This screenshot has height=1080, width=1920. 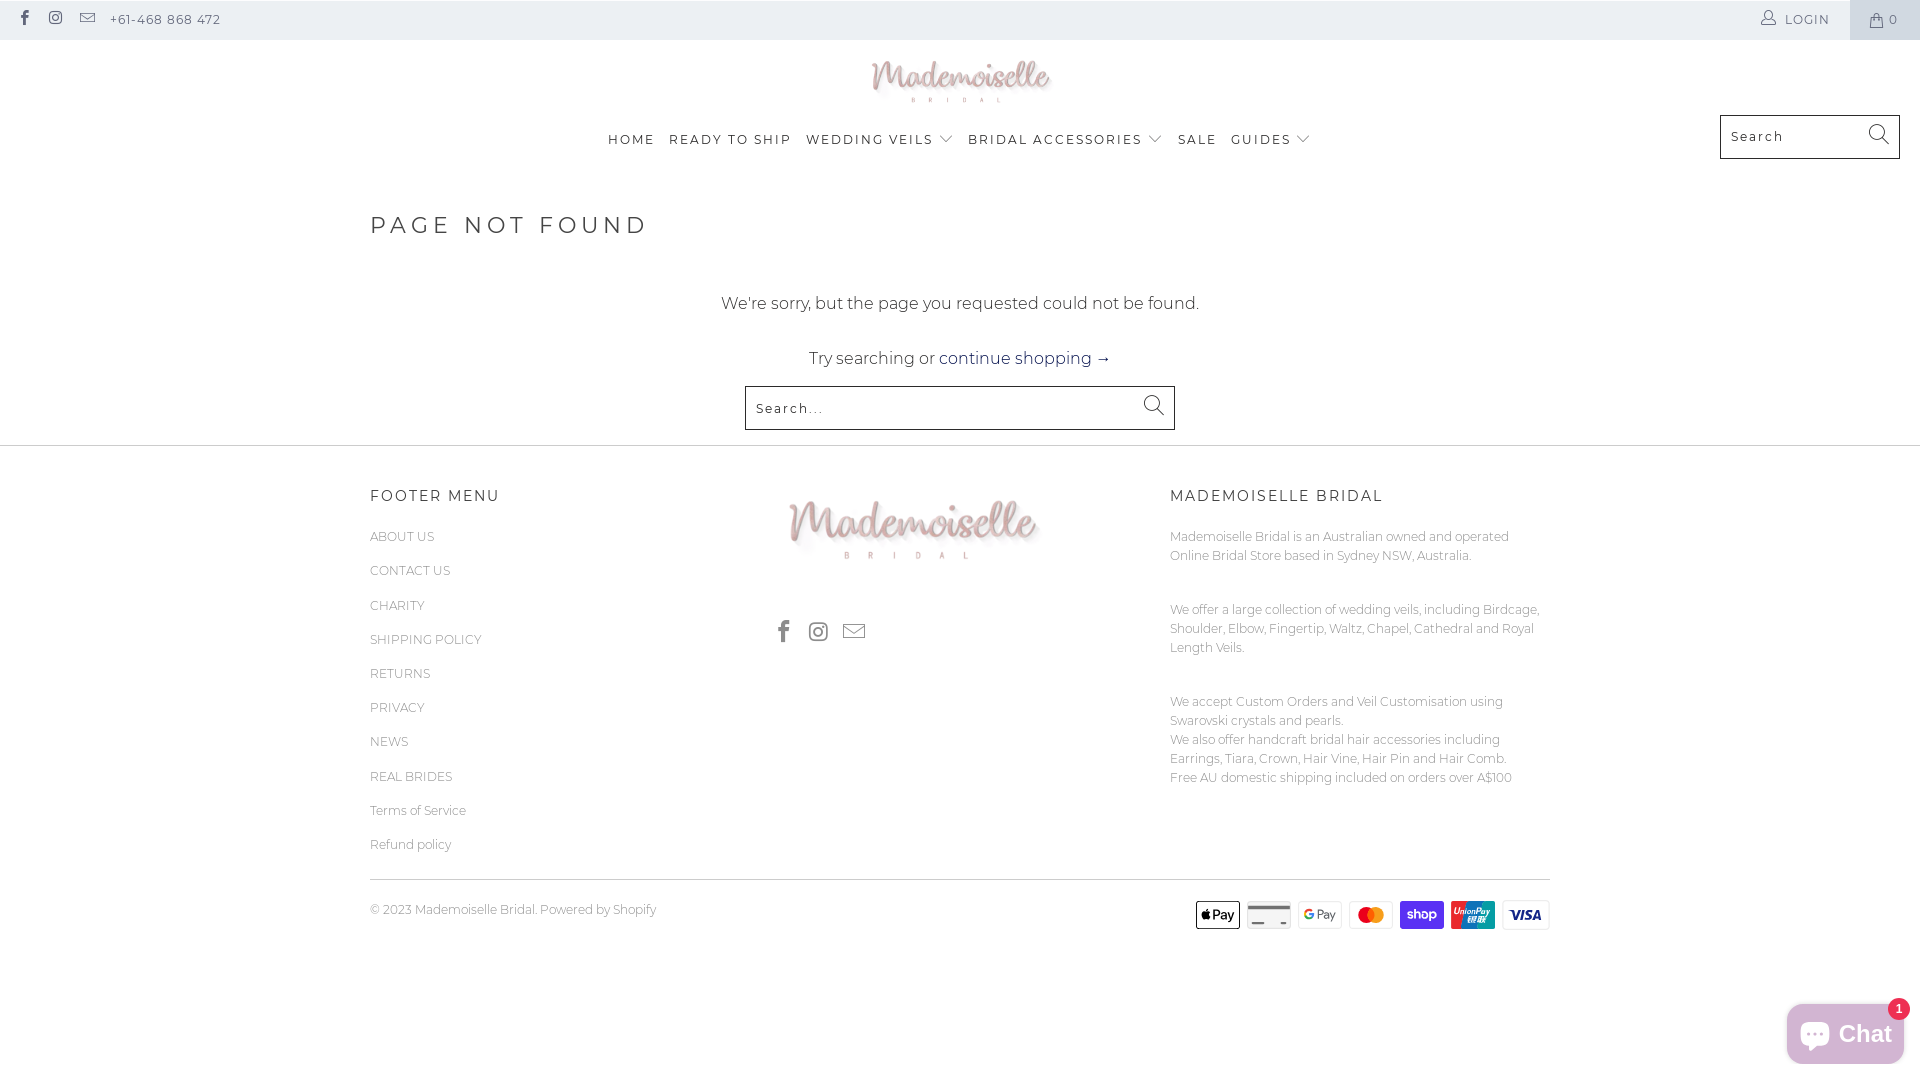 I want to click on 'NEWS', so click(x=369, y=741).